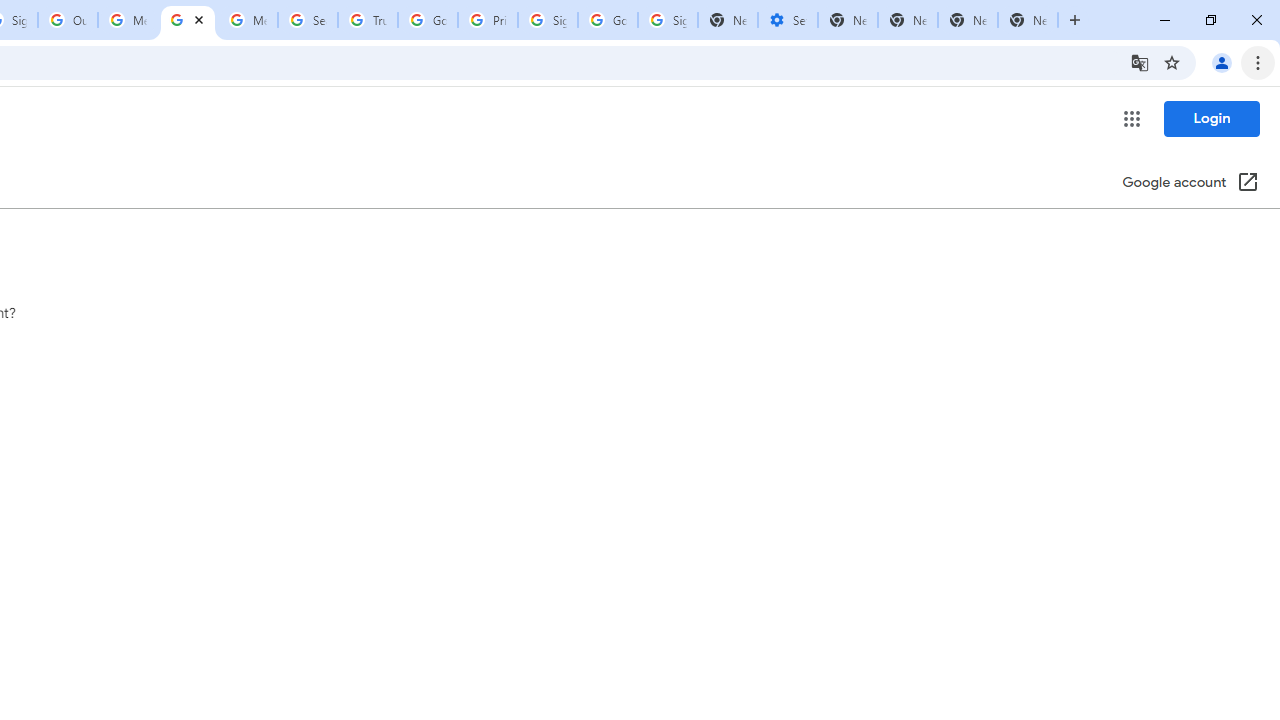  What do you see at coordinates (187, 20) in the screenshot?
I see `'Get your account verified - Google Account Help'` at bounding box center [187, 20].